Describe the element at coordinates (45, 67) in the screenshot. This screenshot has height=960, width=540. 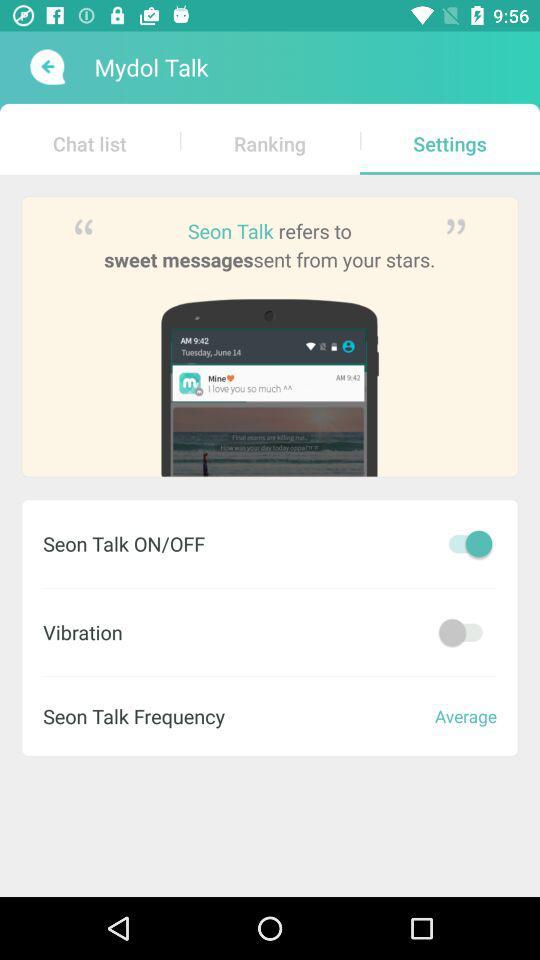
I see `back button` at that location.